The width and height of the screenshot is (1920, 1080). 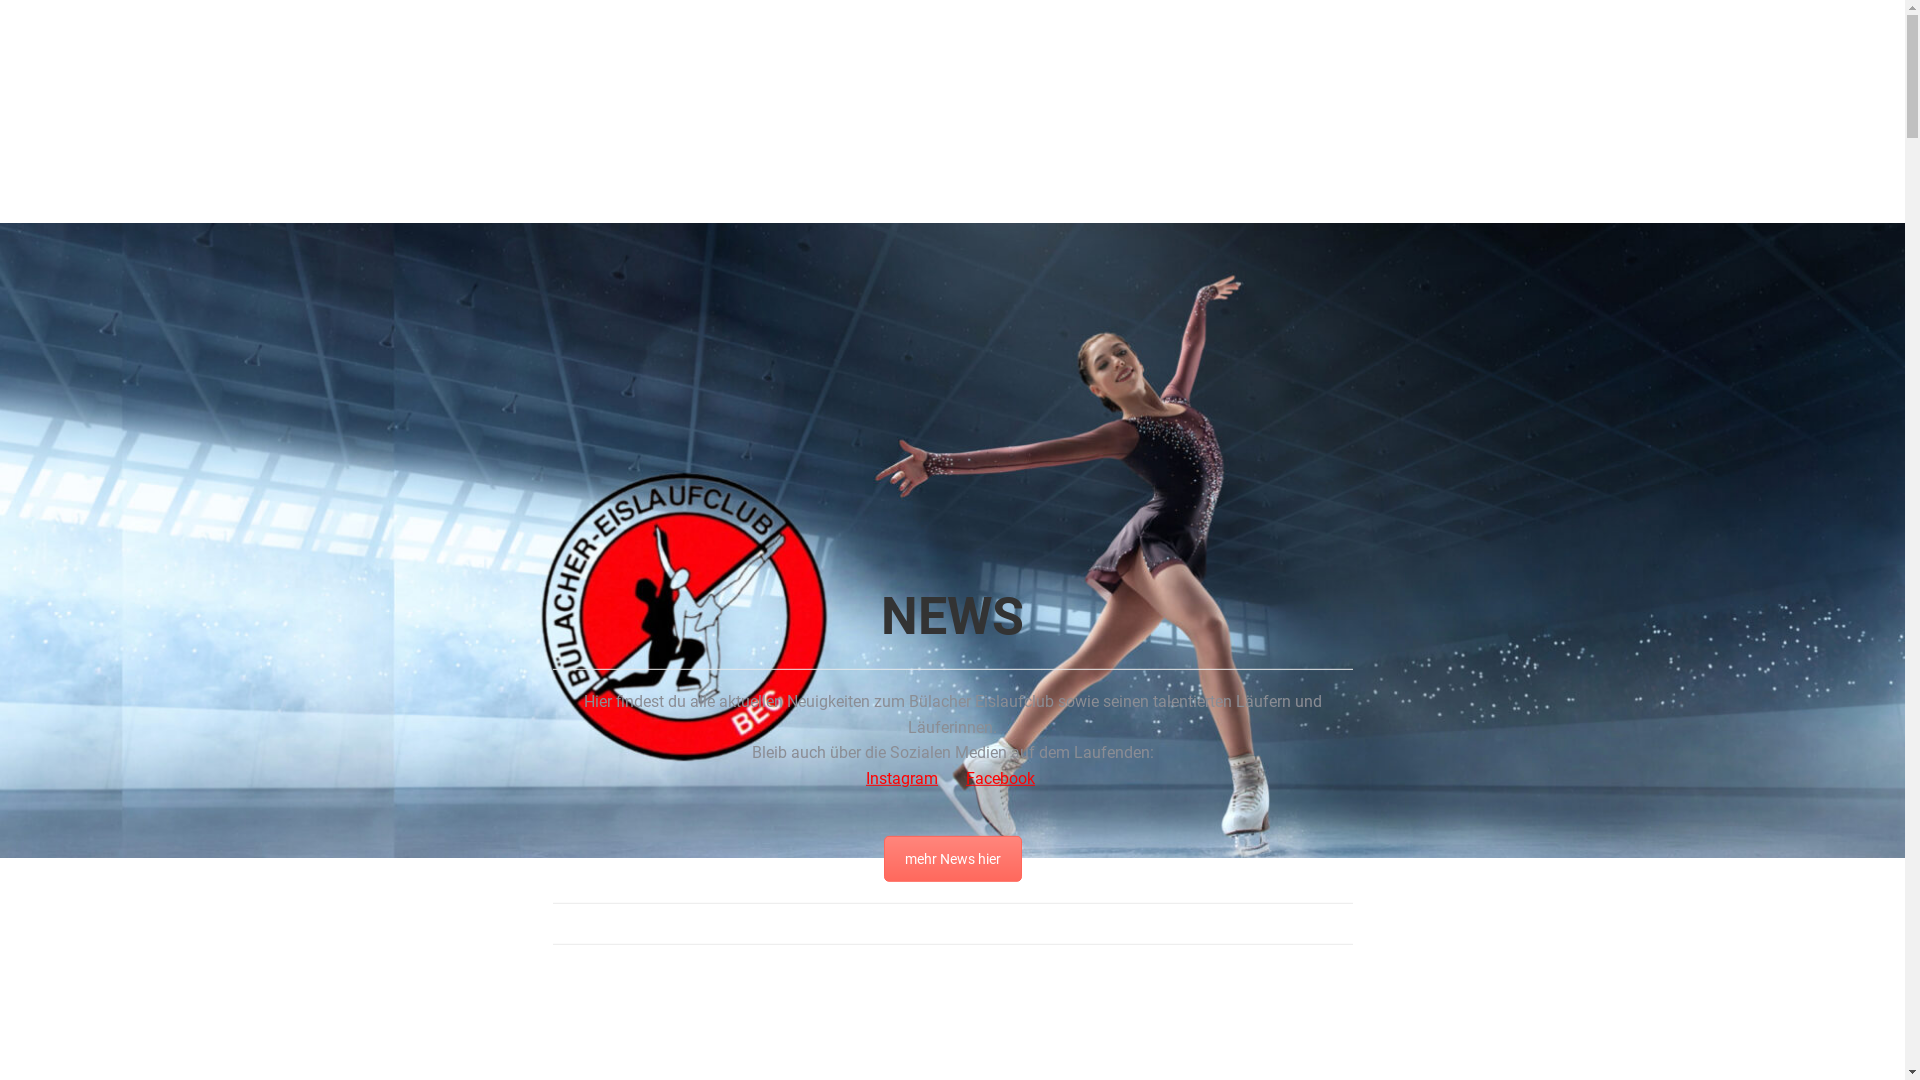 I want to click on 'Instagram', so click(x=901, y=777).